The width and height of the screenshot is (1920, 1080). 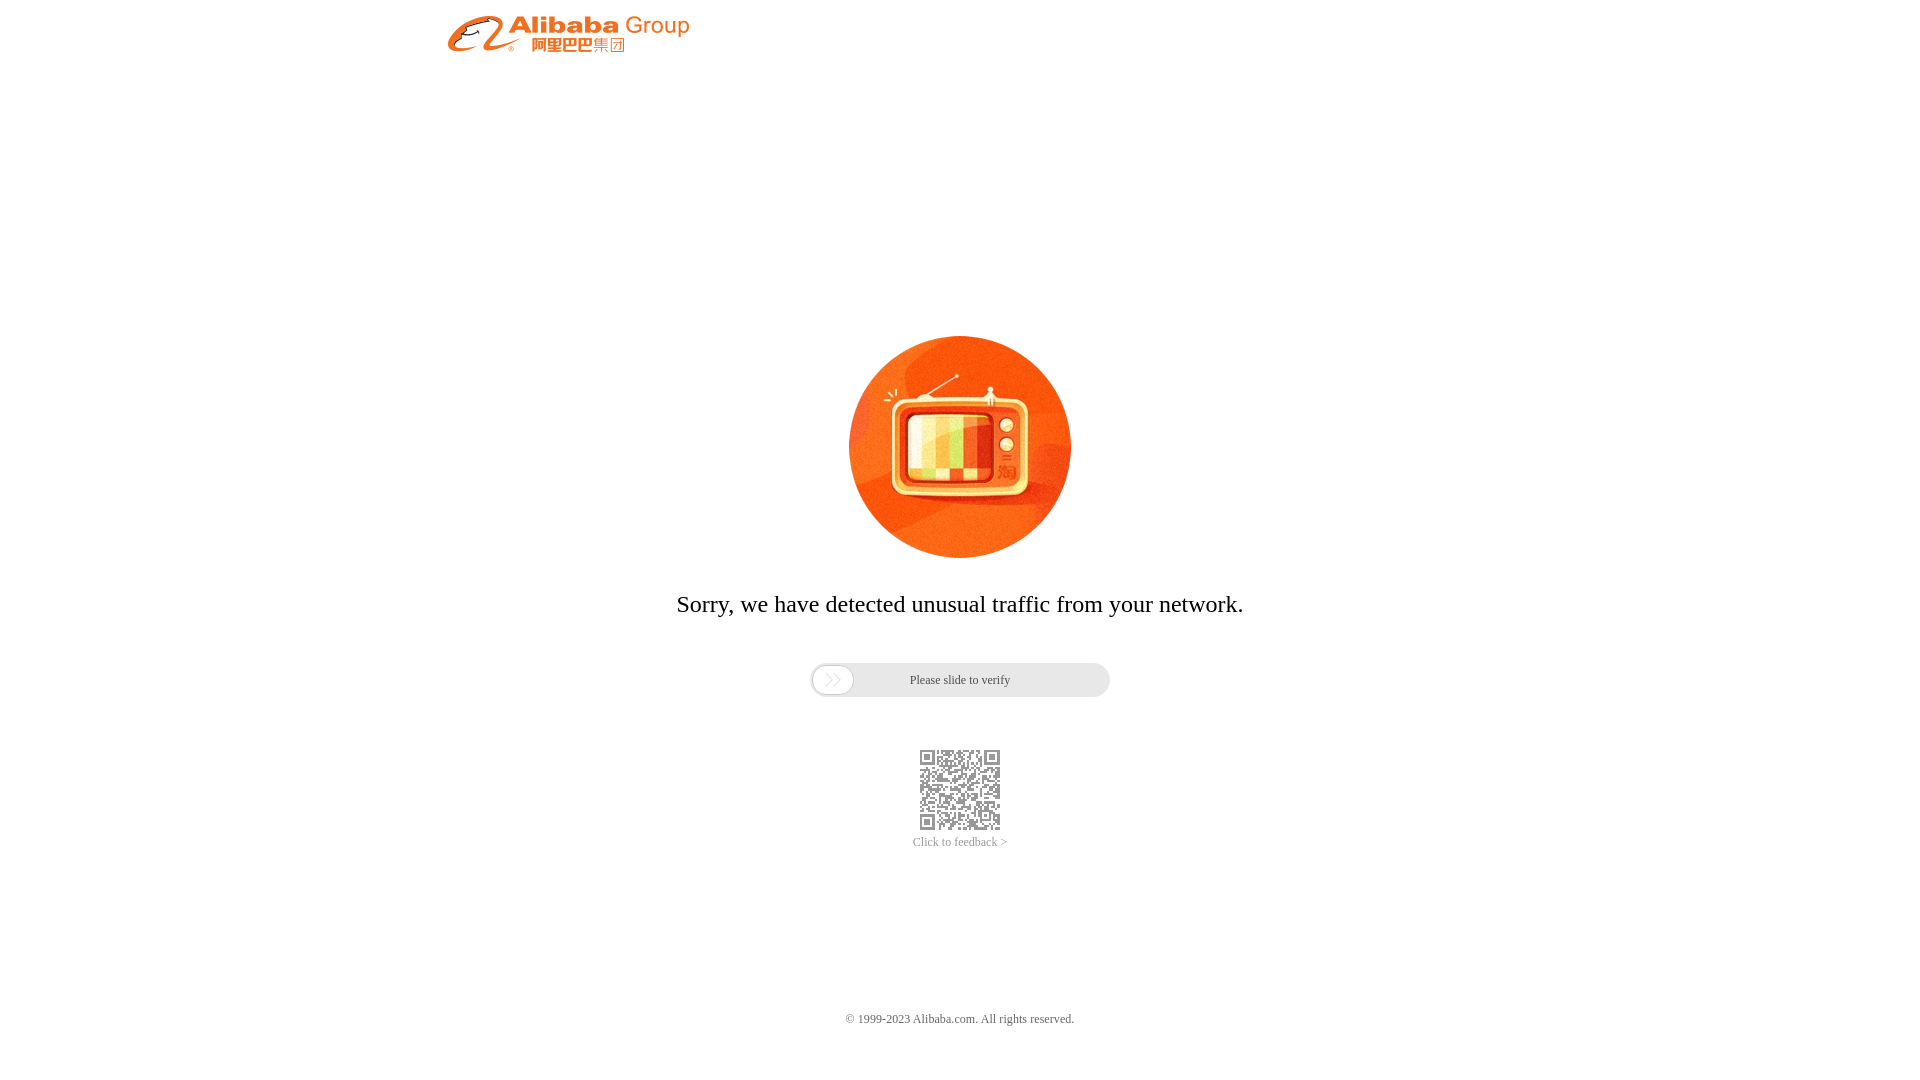 What do you see at coordinates (911, 842) in the screenshot?
I see `'Click to feedback >'` at bounding box center [911, 842].